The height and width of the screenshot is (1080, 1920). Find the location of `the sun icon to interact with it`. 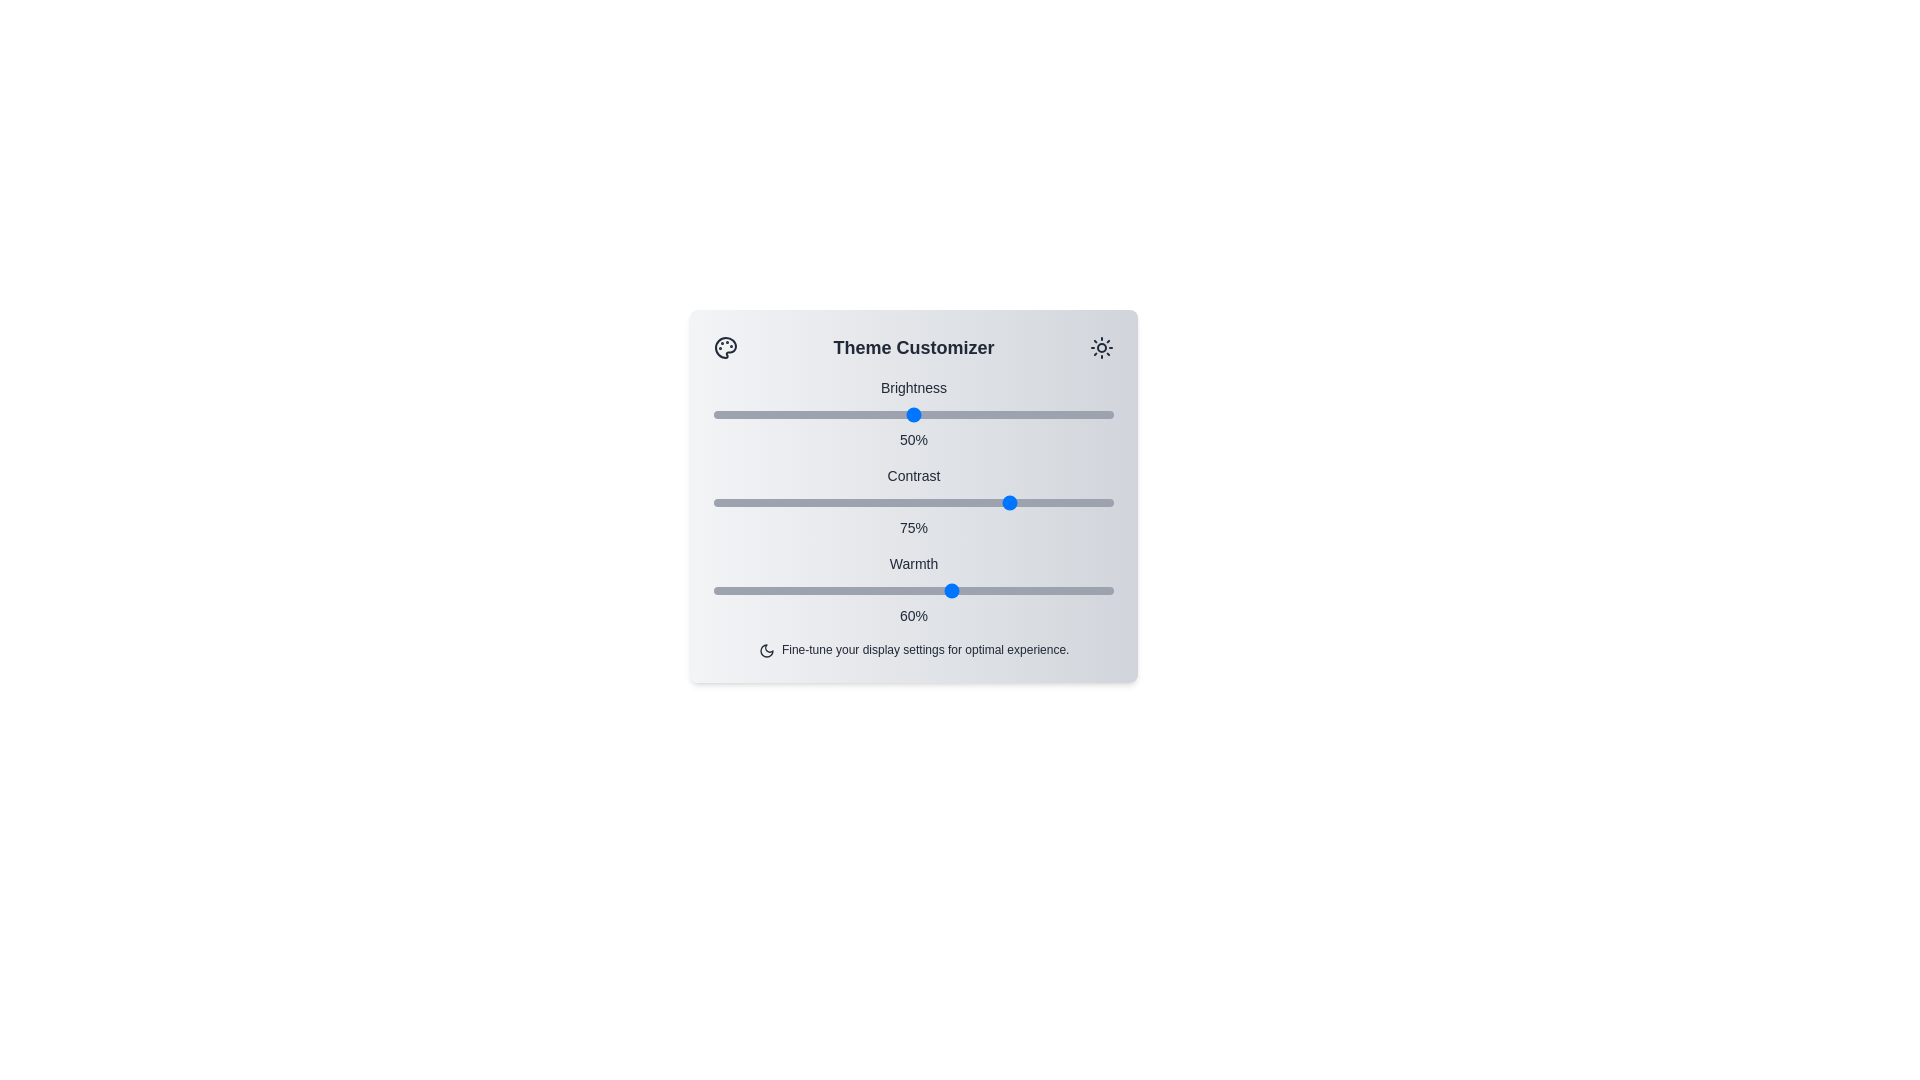

the sun icon to interact with it is located at coordinates (1100, 346).